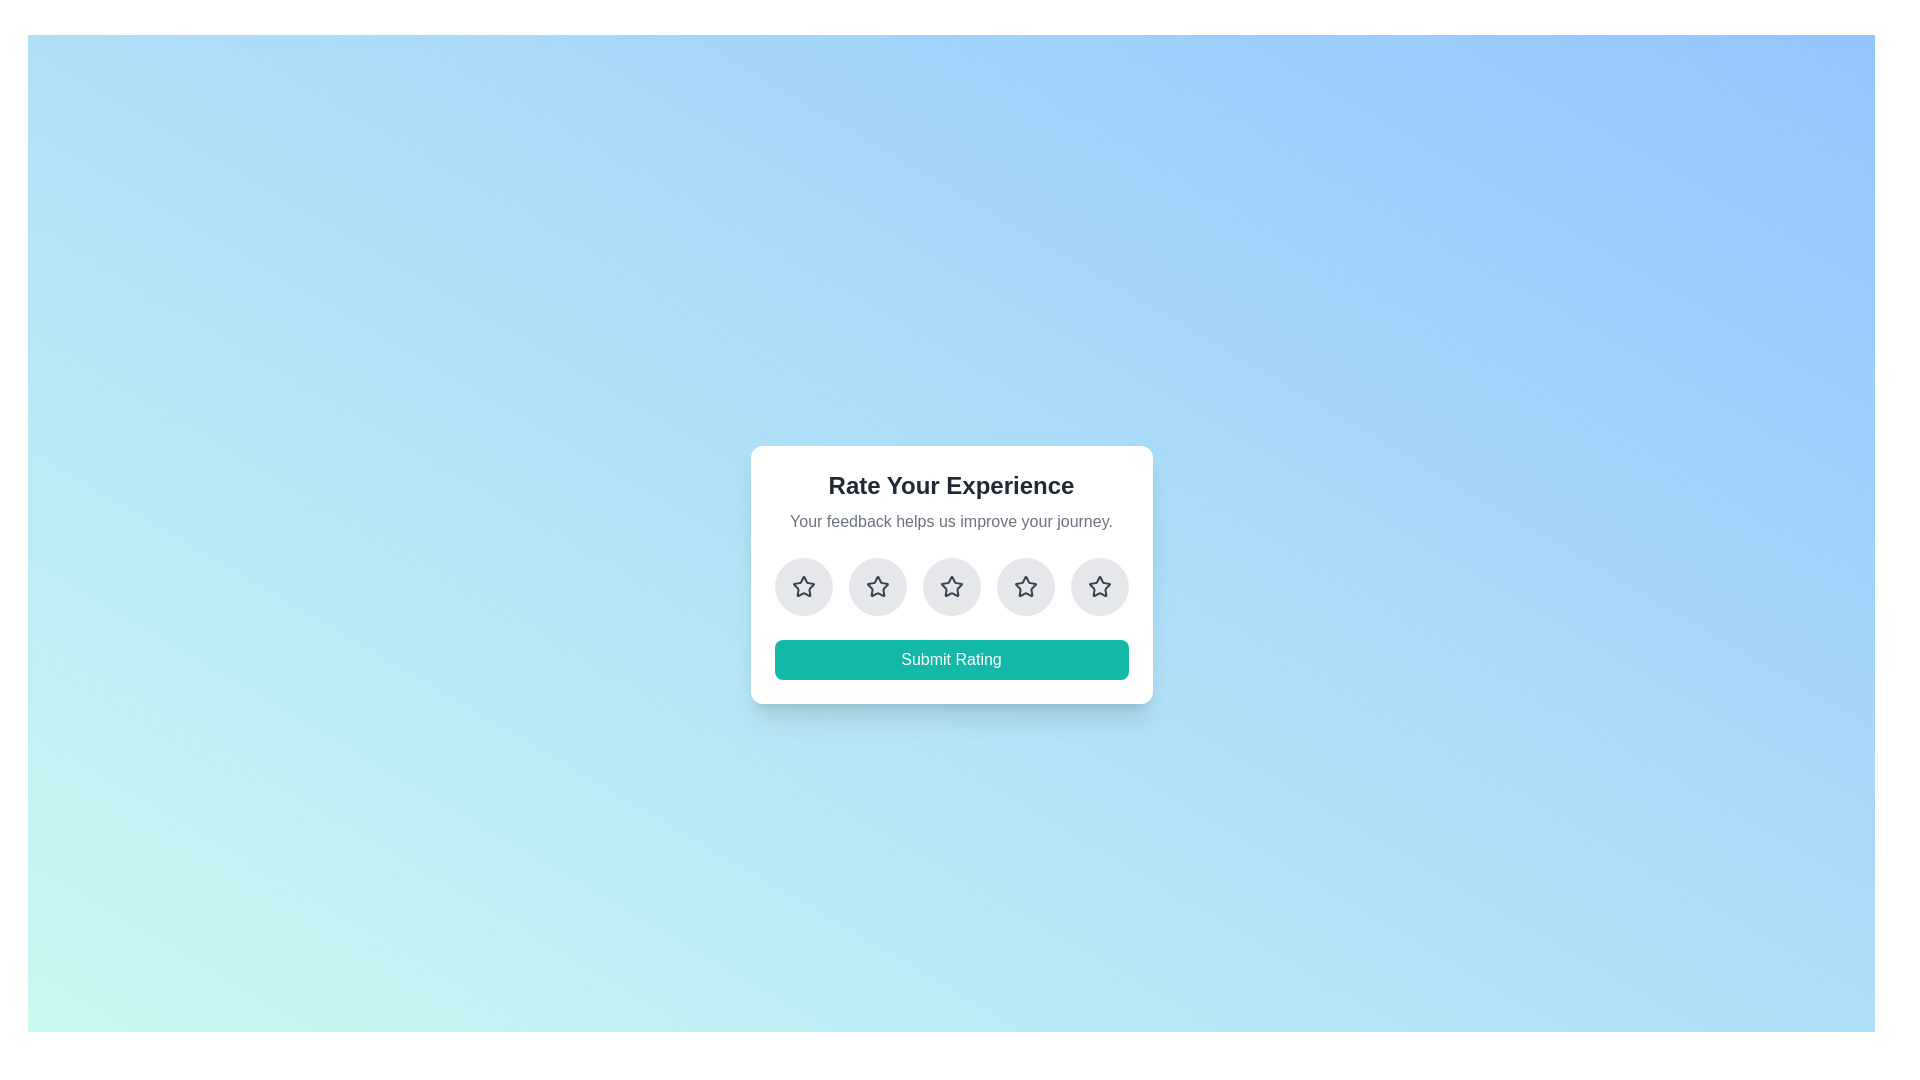  Describe the element at coordinates (803, 585) in the screenshot. I see `the rating button corresponding to 1` at that location.